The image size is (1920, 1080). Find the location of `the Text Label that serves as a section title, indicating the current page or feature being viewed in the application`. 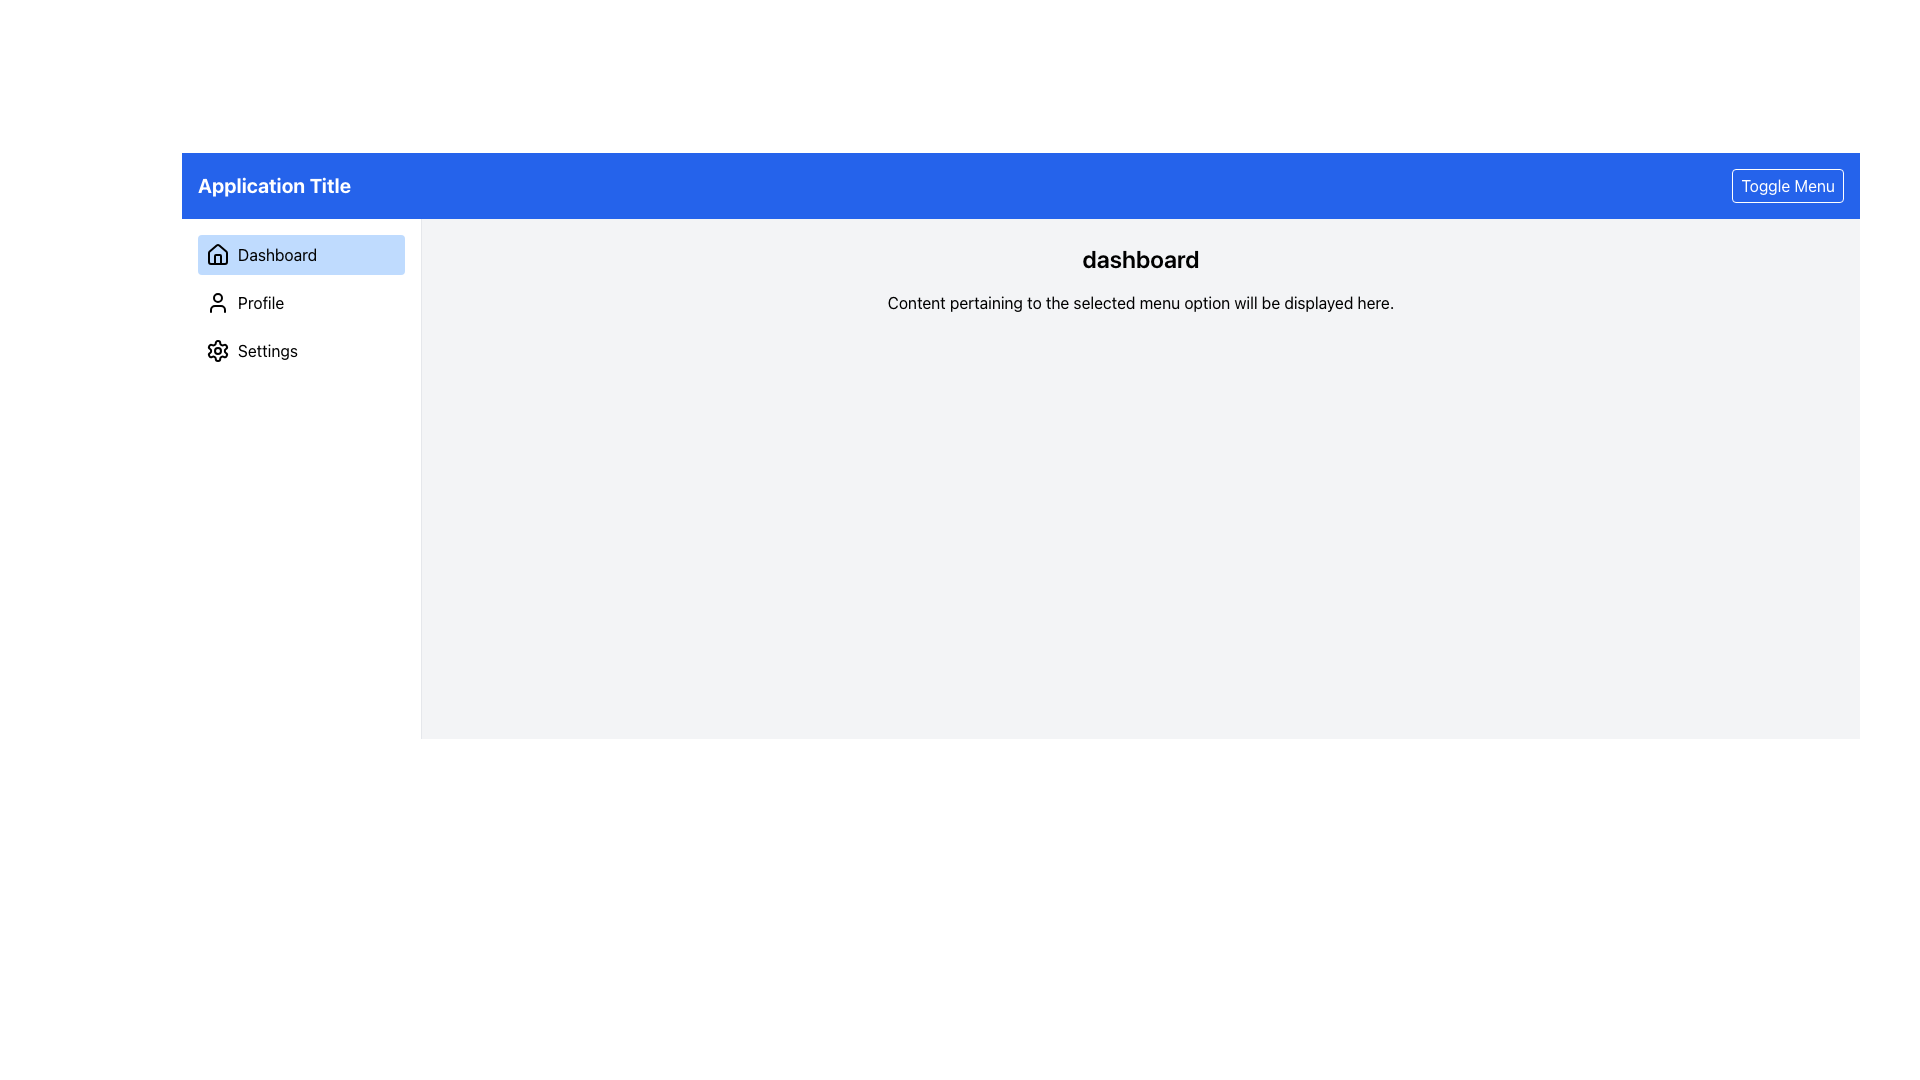

the Text Label that serves as a section title, indicating the current page or feature being viewed in the application is located at coordinates (1141, 257).